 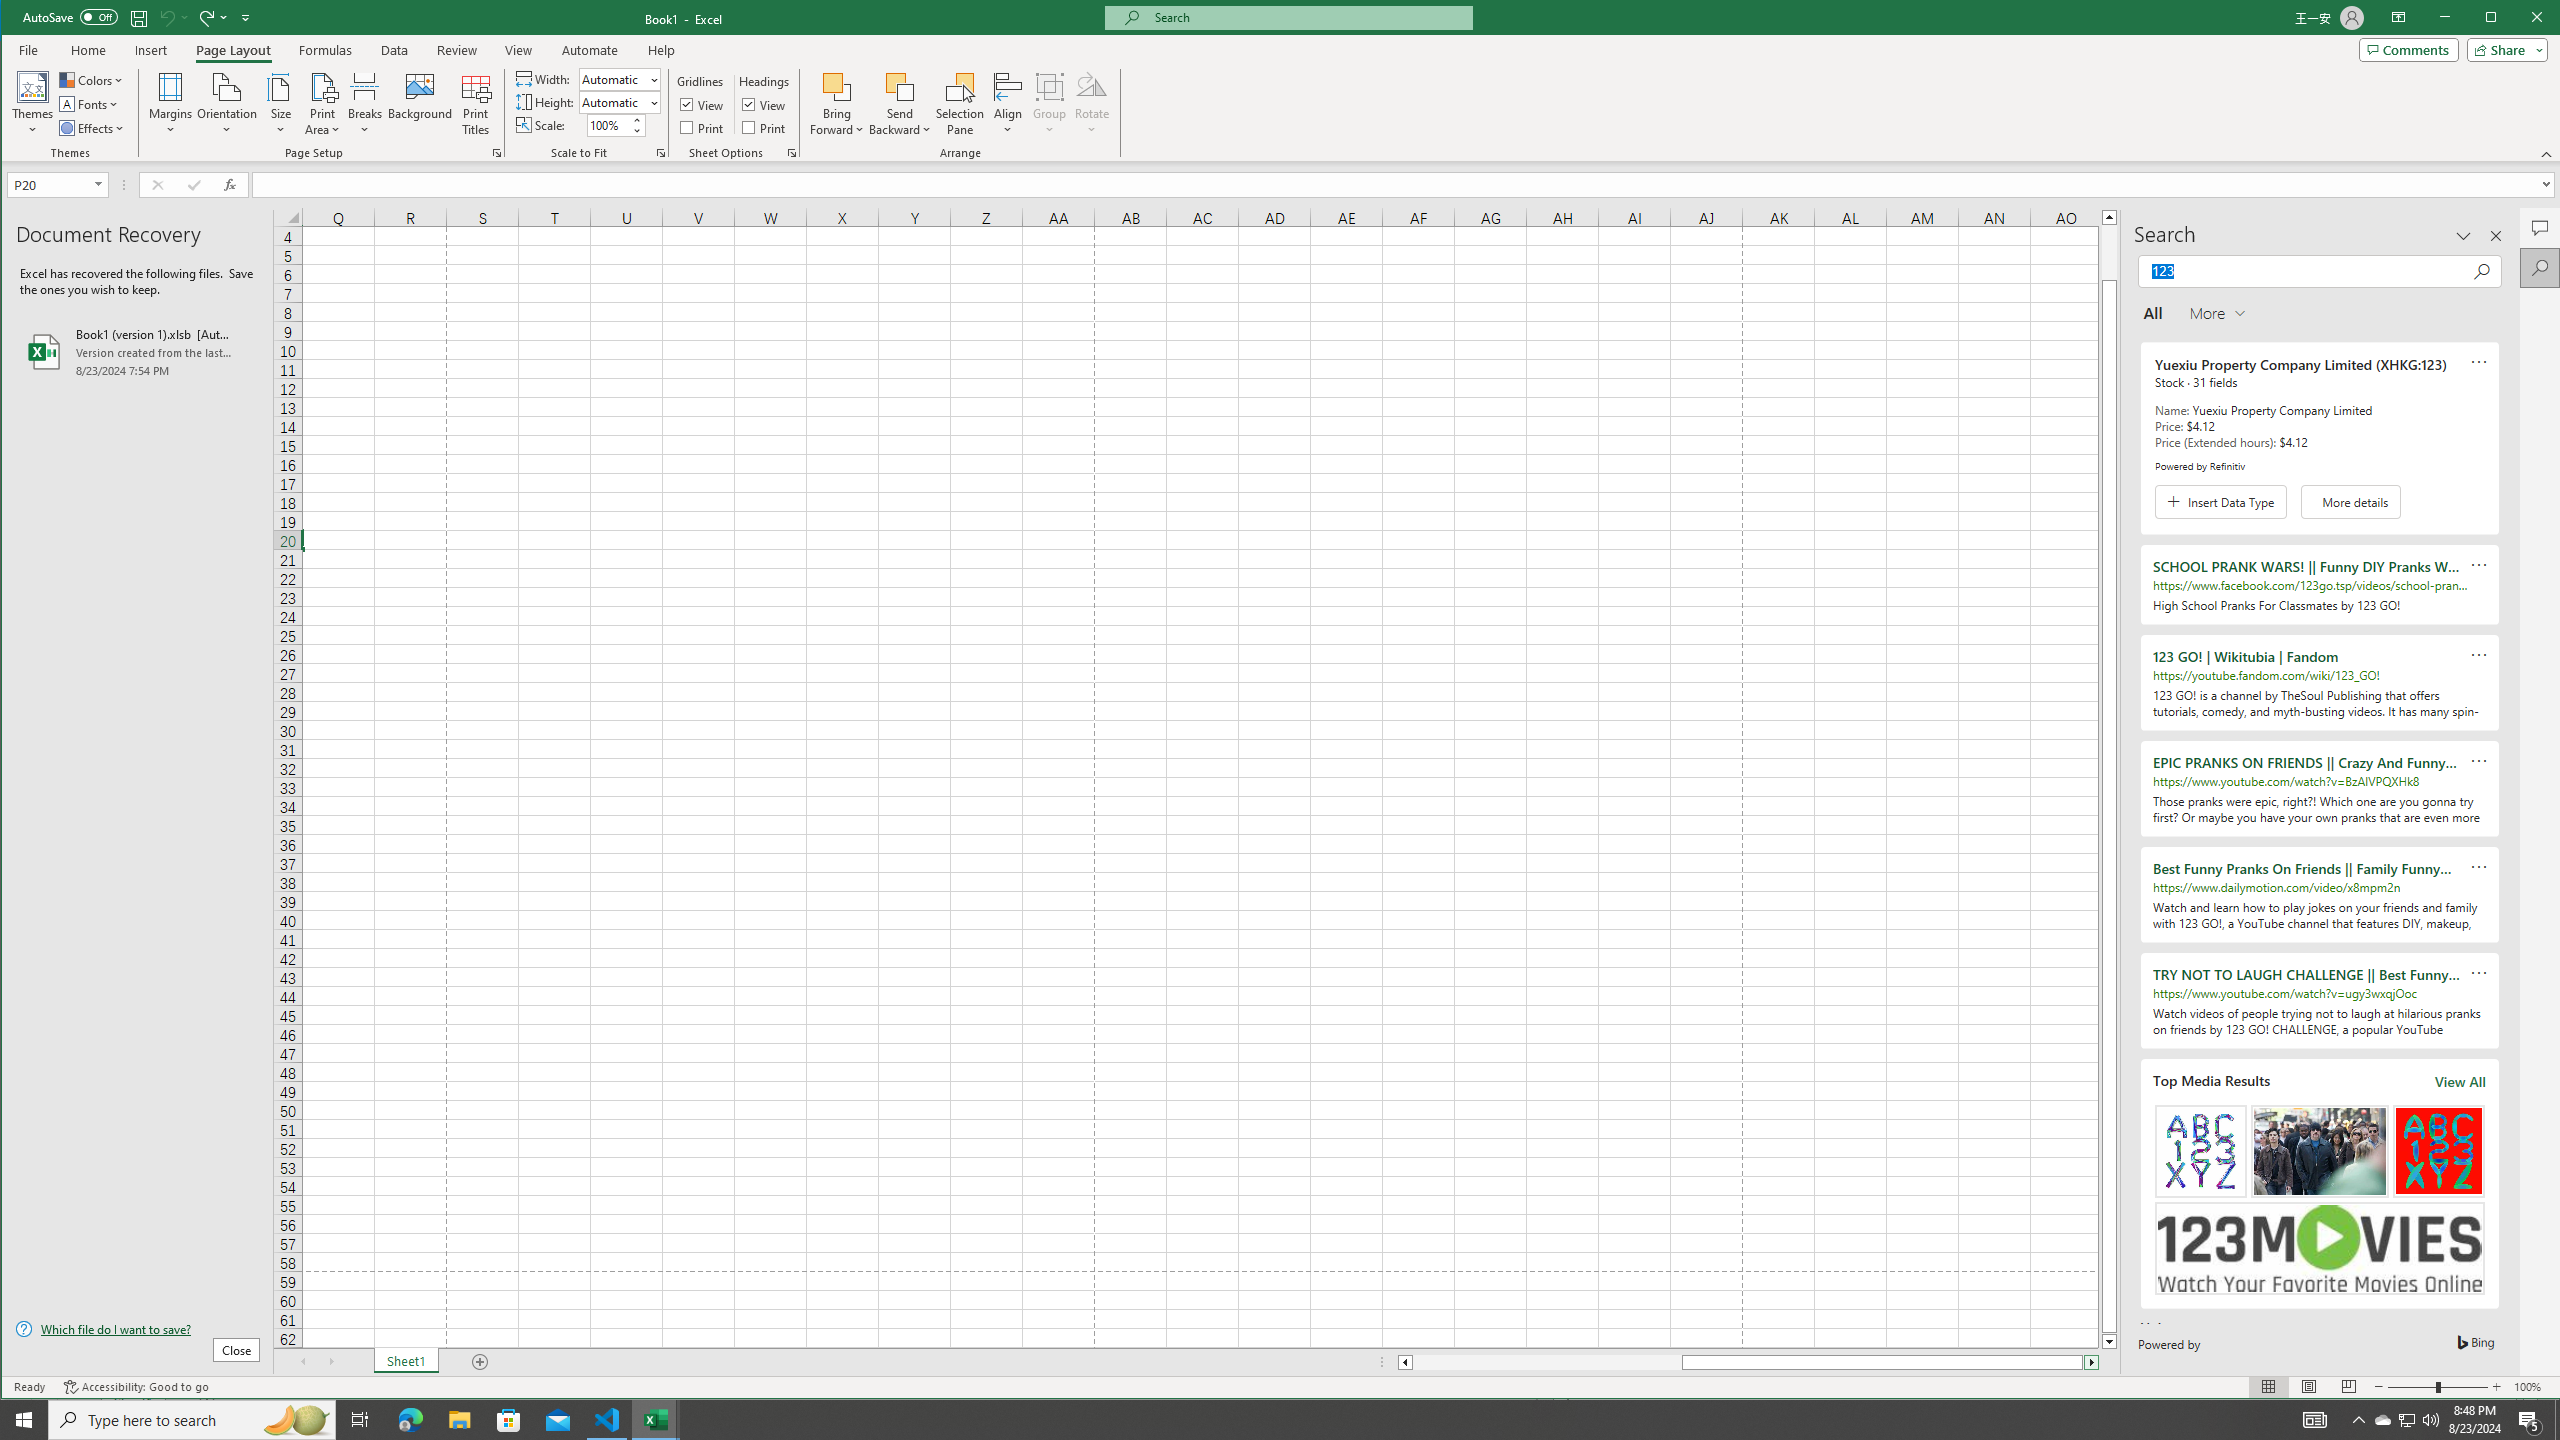 What do you see at coordinates (2496, 19) in the screenshot?
I see `'Minimize'` at bounding box center [2496, 19].